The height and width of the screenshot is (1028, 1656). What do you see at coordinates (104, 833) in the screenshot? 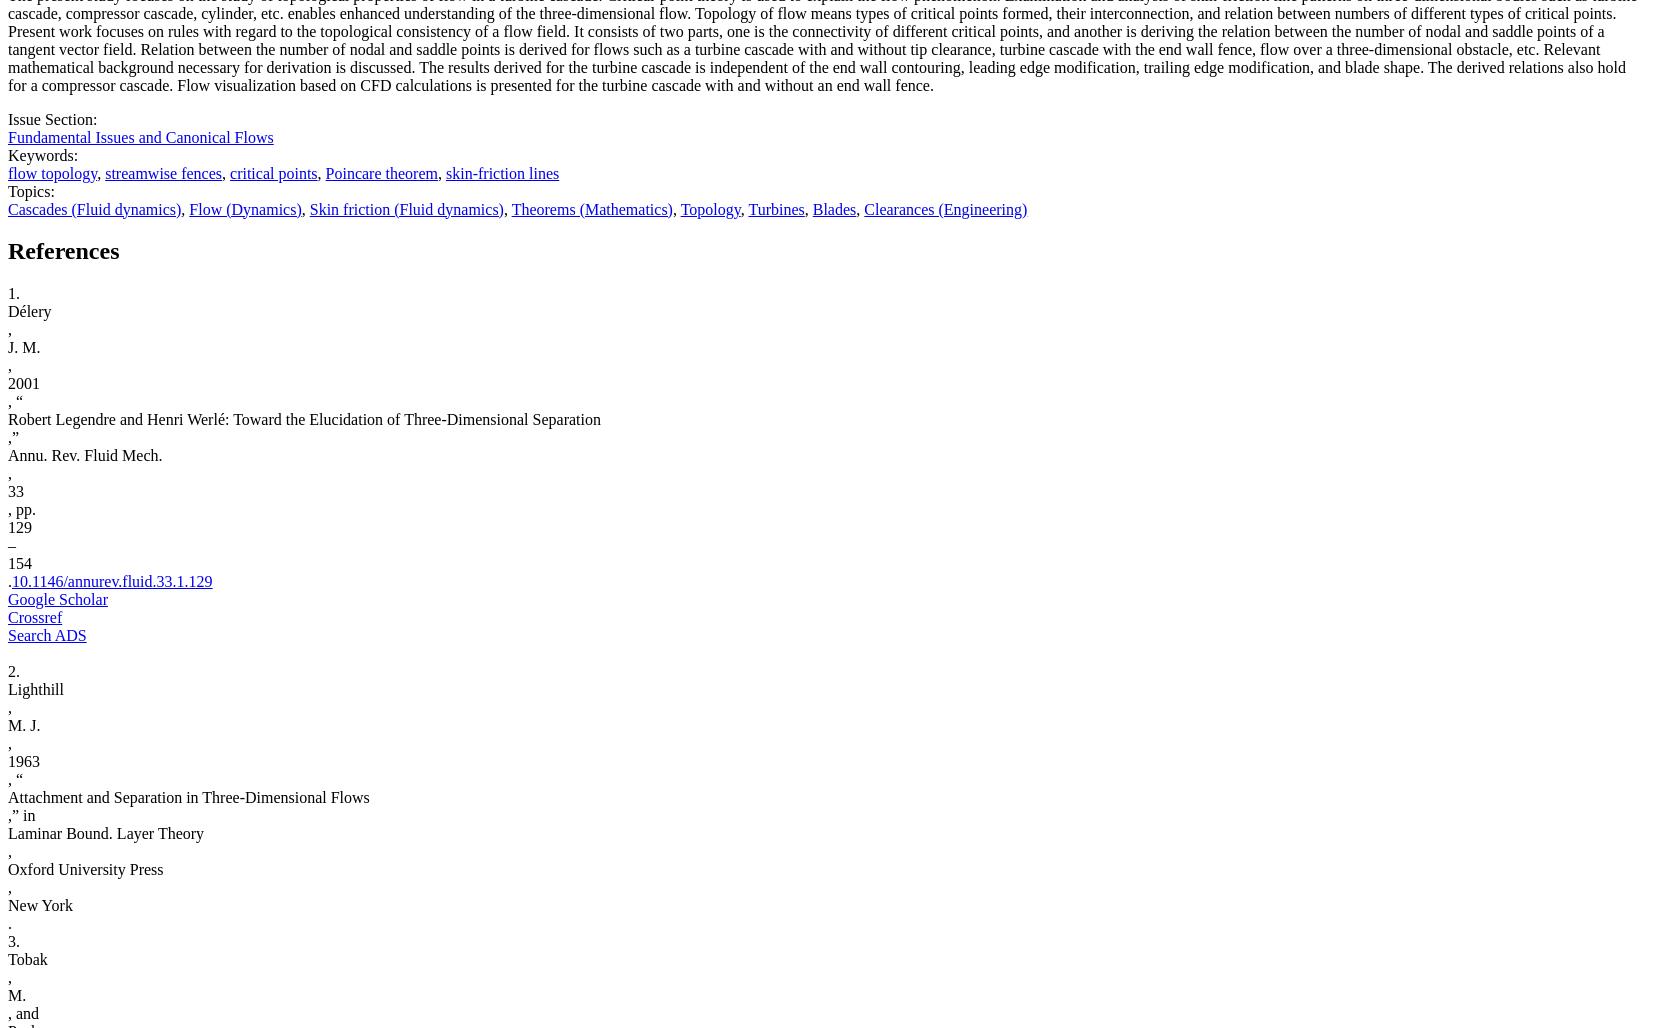
I see `'Laminar Bound. Layer Theory'` at bounding box center [104, 833].